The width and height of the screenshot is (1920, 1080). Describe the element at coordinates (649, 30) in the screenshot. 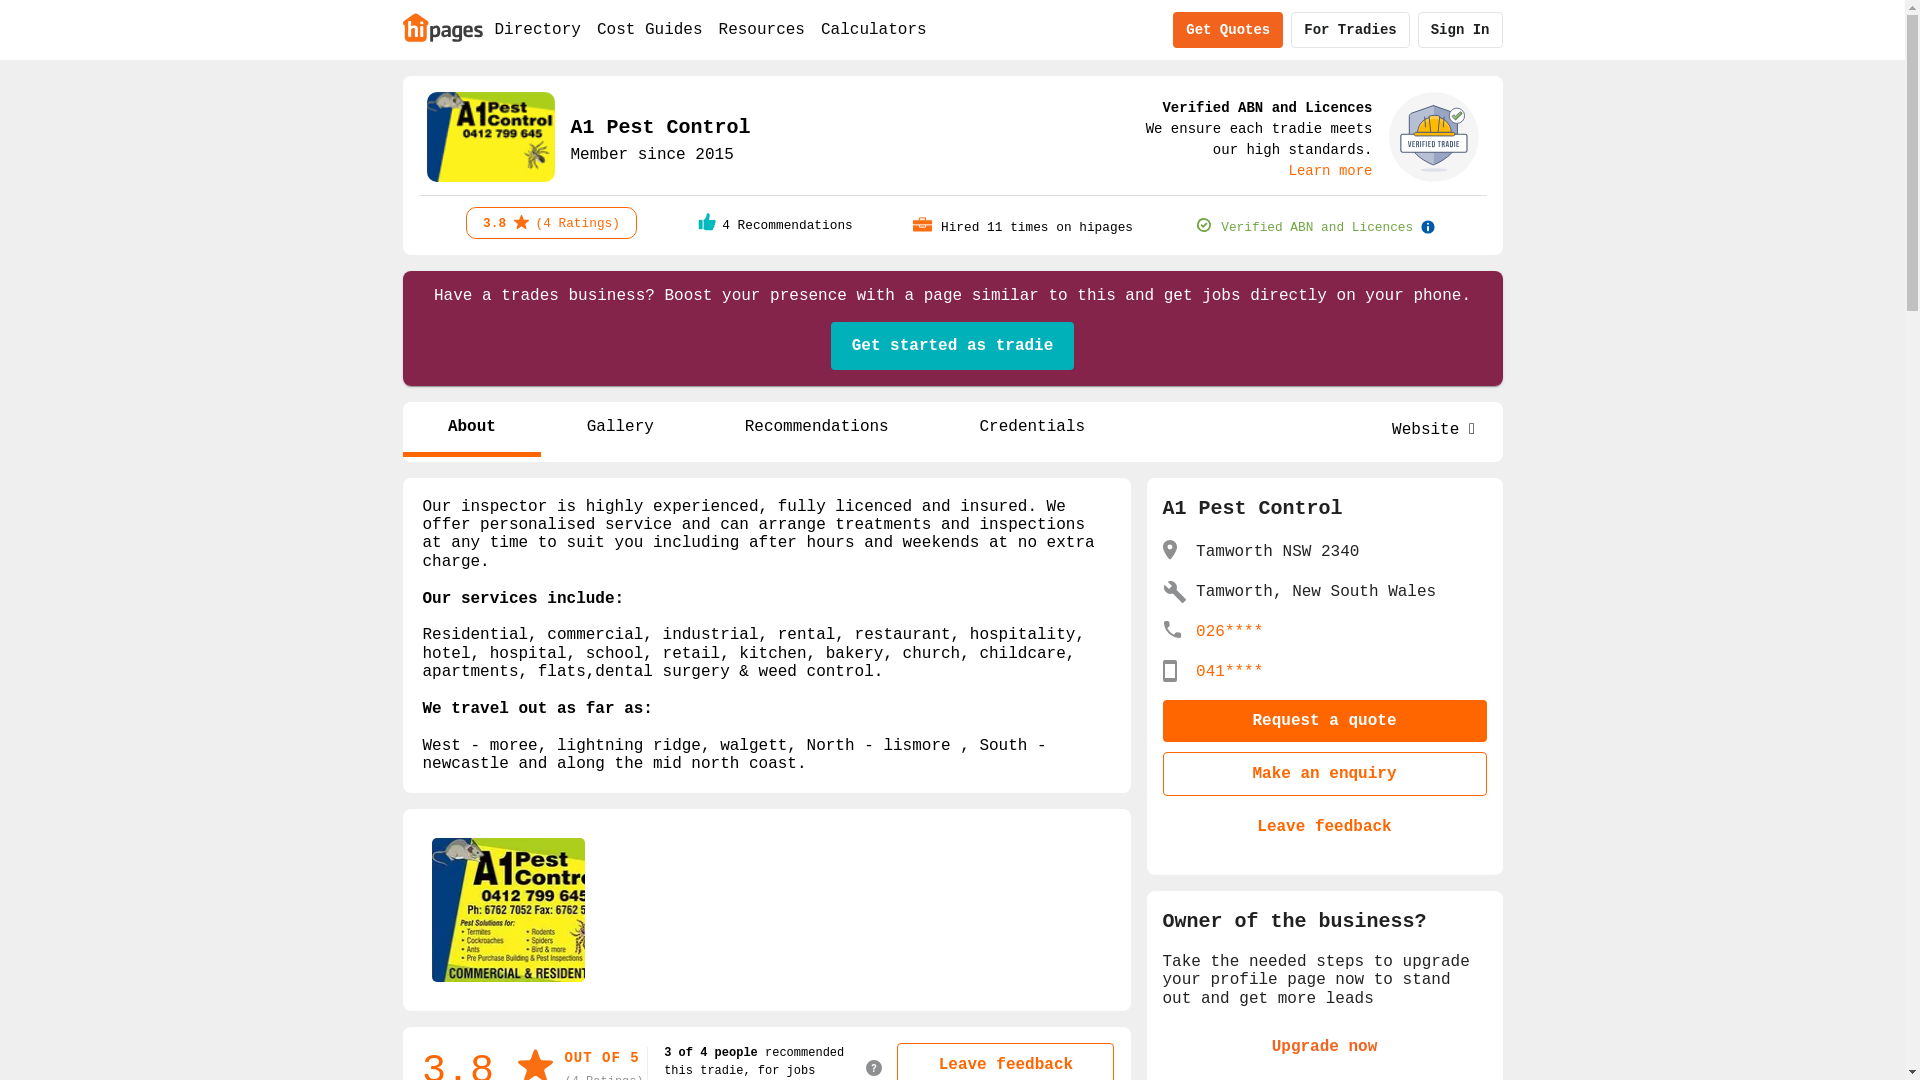

I see `'Cost Guides'` at that location.